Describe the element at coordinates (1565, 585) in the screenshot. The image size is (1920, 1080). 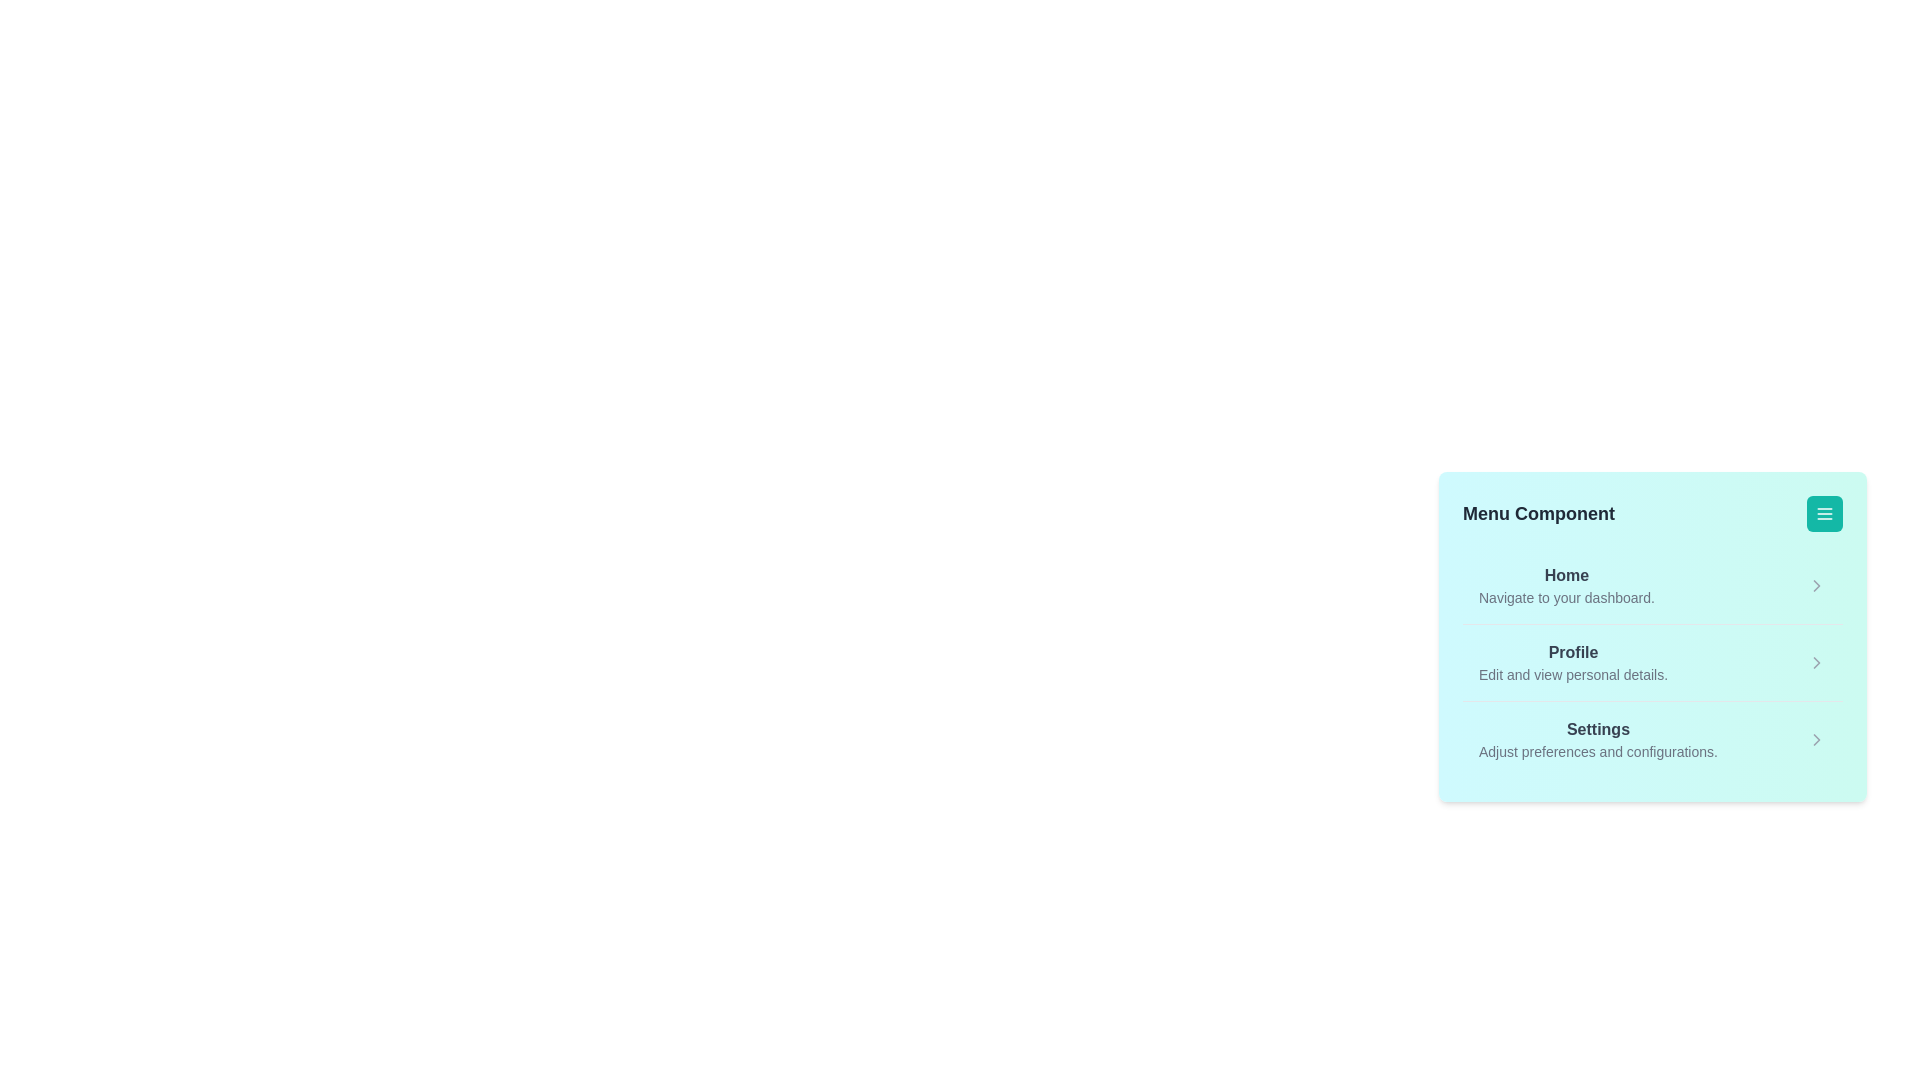
I see `the menu item Home to highlight it` at that location.